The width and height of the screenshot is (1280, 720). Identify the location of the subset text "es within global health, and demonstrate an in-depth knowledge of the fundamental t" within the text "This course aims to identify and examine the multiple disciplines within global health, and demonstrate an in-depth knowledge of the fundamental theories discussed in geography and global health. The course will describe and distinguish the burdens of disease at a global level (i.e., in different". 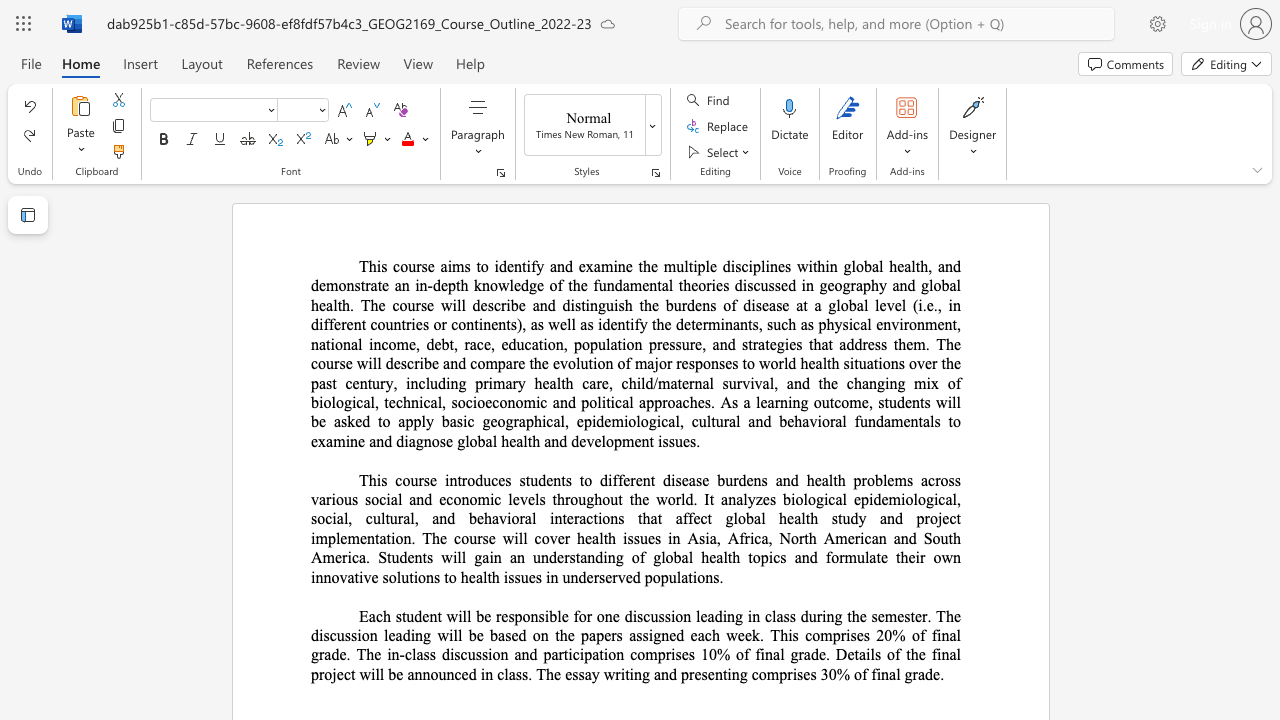
(776, 265).